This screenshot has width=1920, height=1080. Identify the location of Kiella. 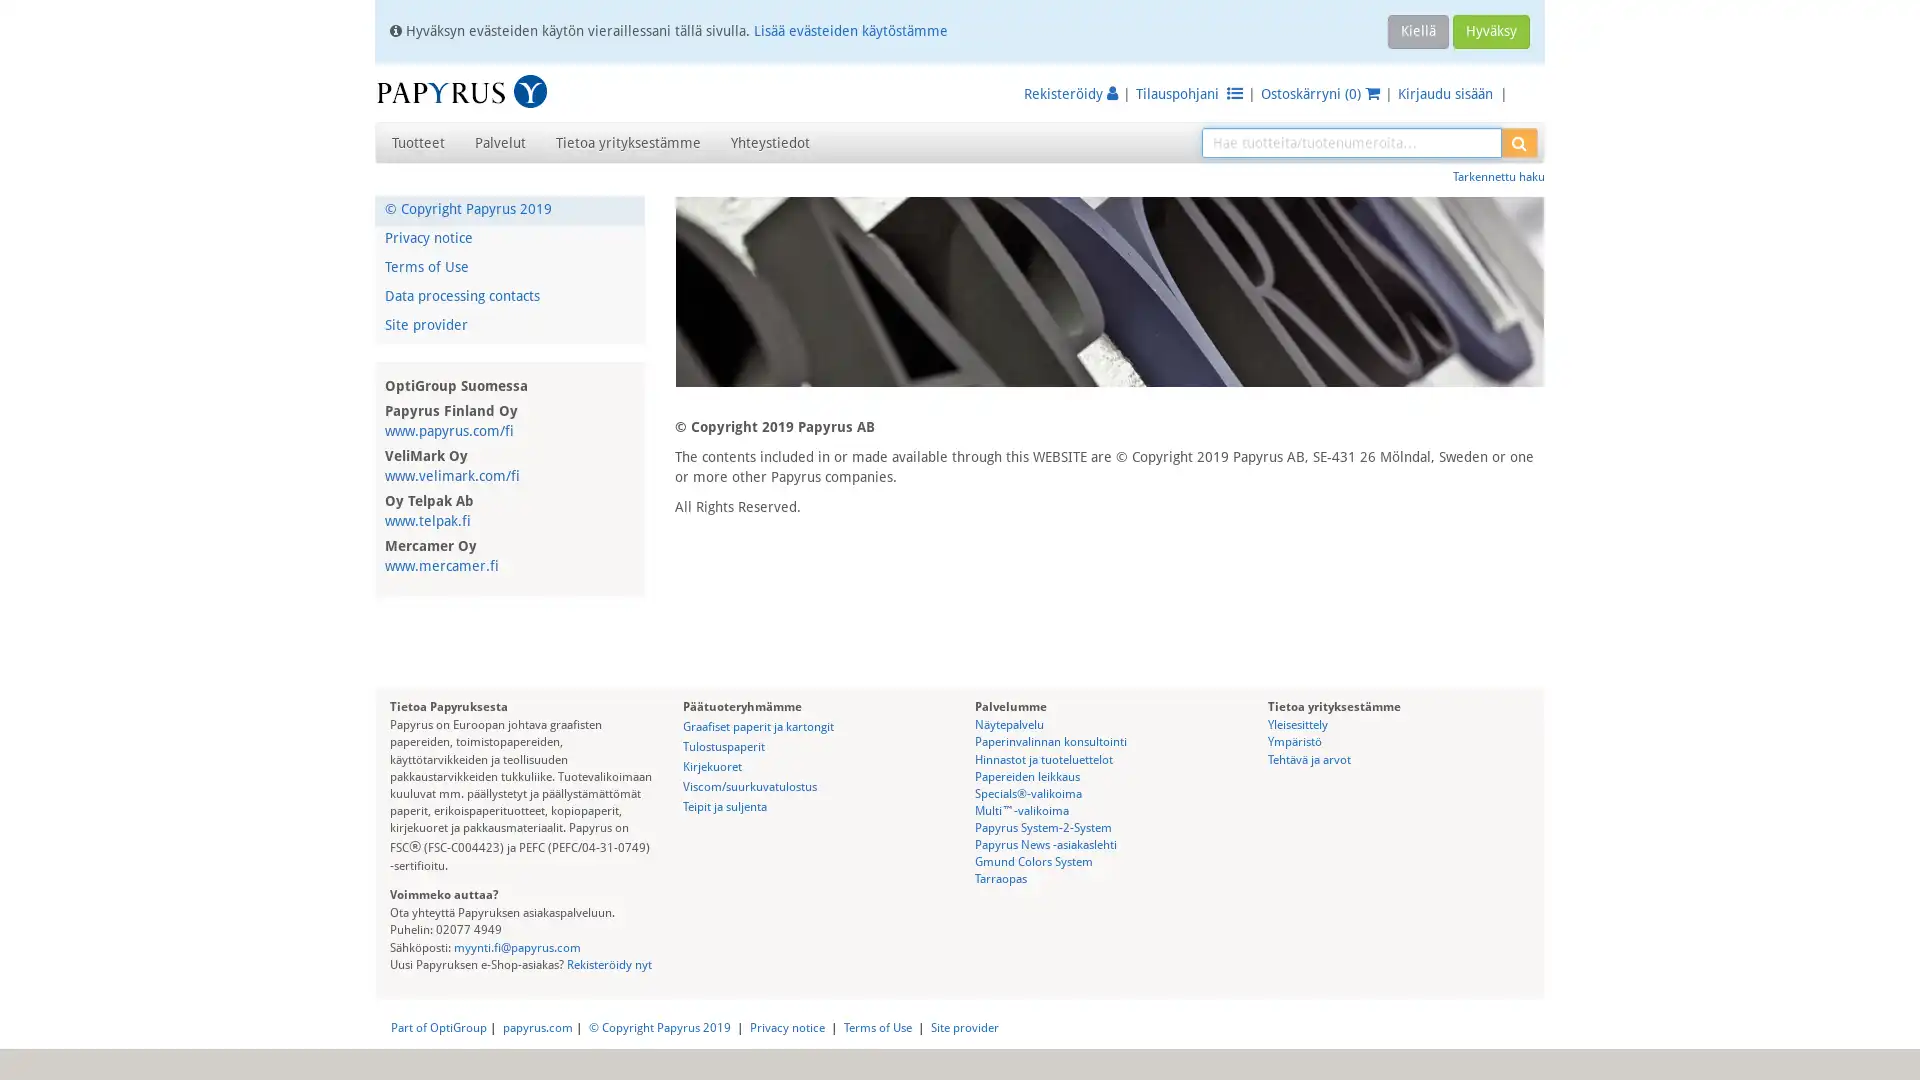
(1417, 31).